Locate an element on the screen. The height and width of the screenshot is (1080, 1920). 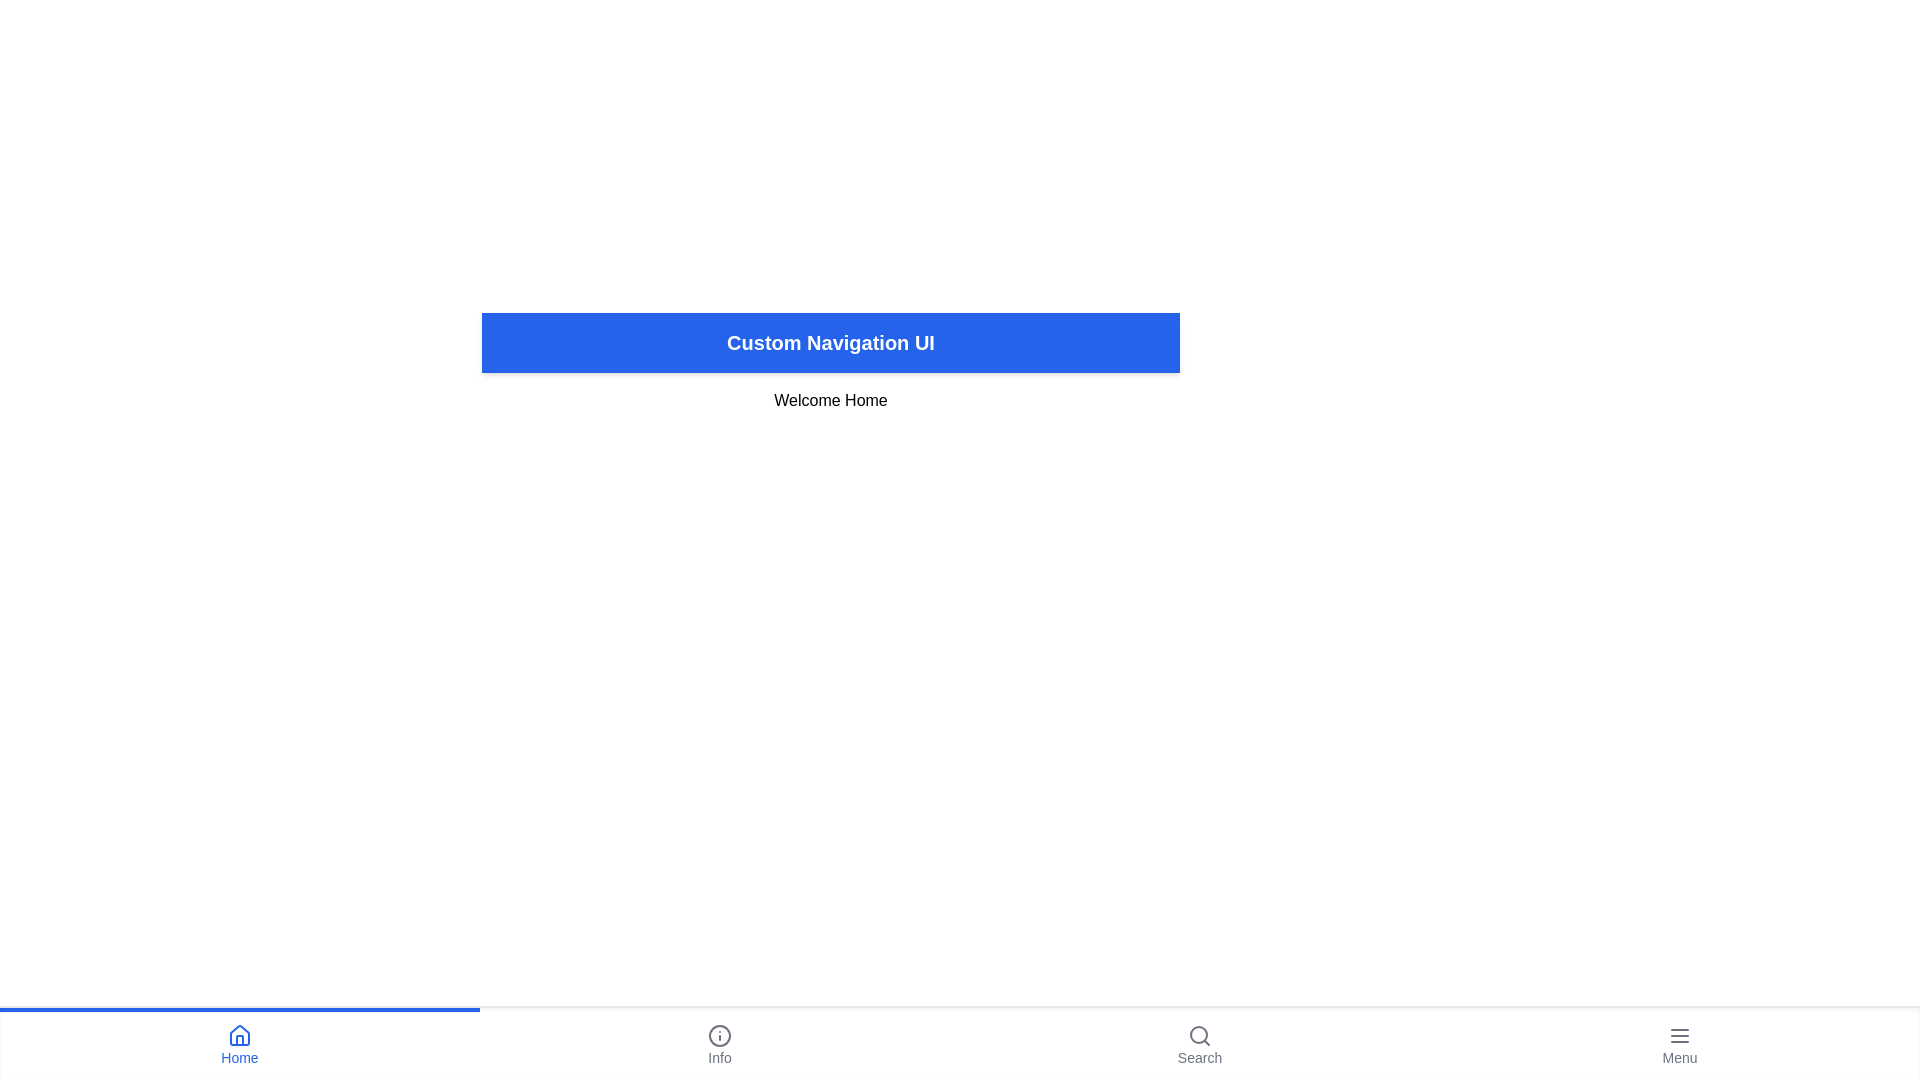
the 'Home' text label located in the bottom navigation menu, which is situated beneath the house icon and is the leftmost label among similar labels is located at coordinates (240, 1056).